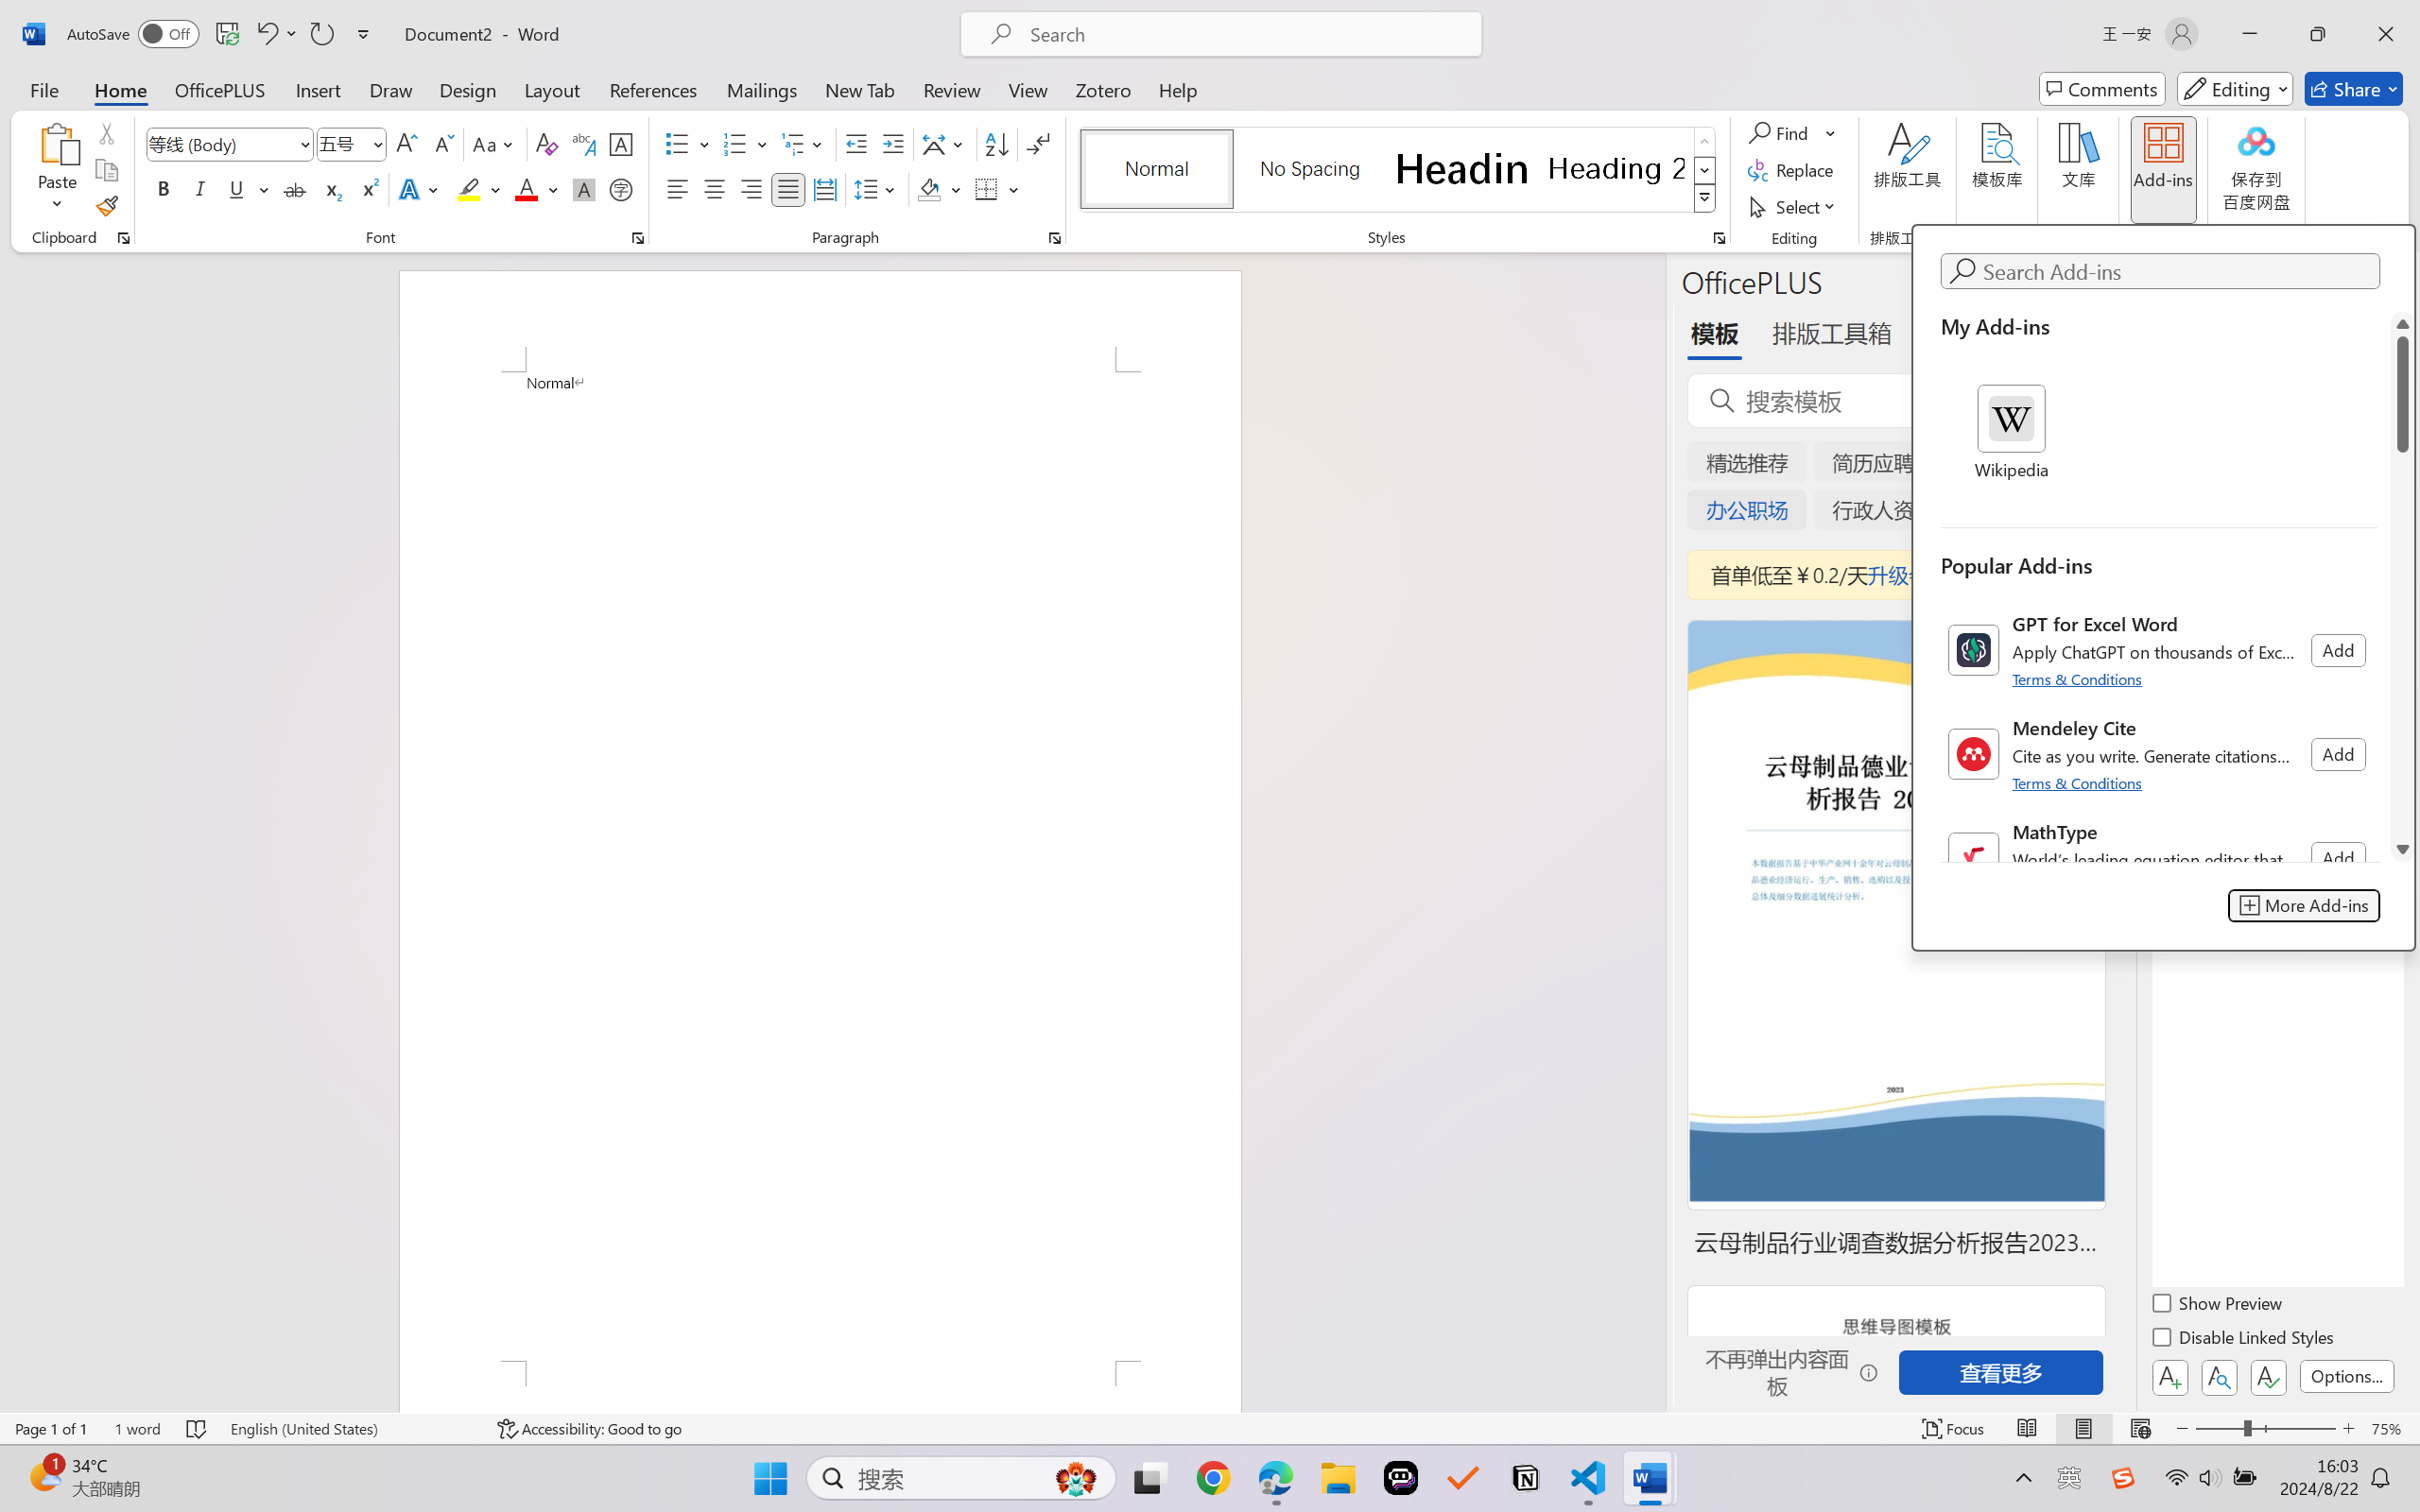 The width and height of the screenshot is (2420, 1512). Describe the element at coordinates (1246, 33) in the screenshot. I see `'Microsoft search'` at that location.